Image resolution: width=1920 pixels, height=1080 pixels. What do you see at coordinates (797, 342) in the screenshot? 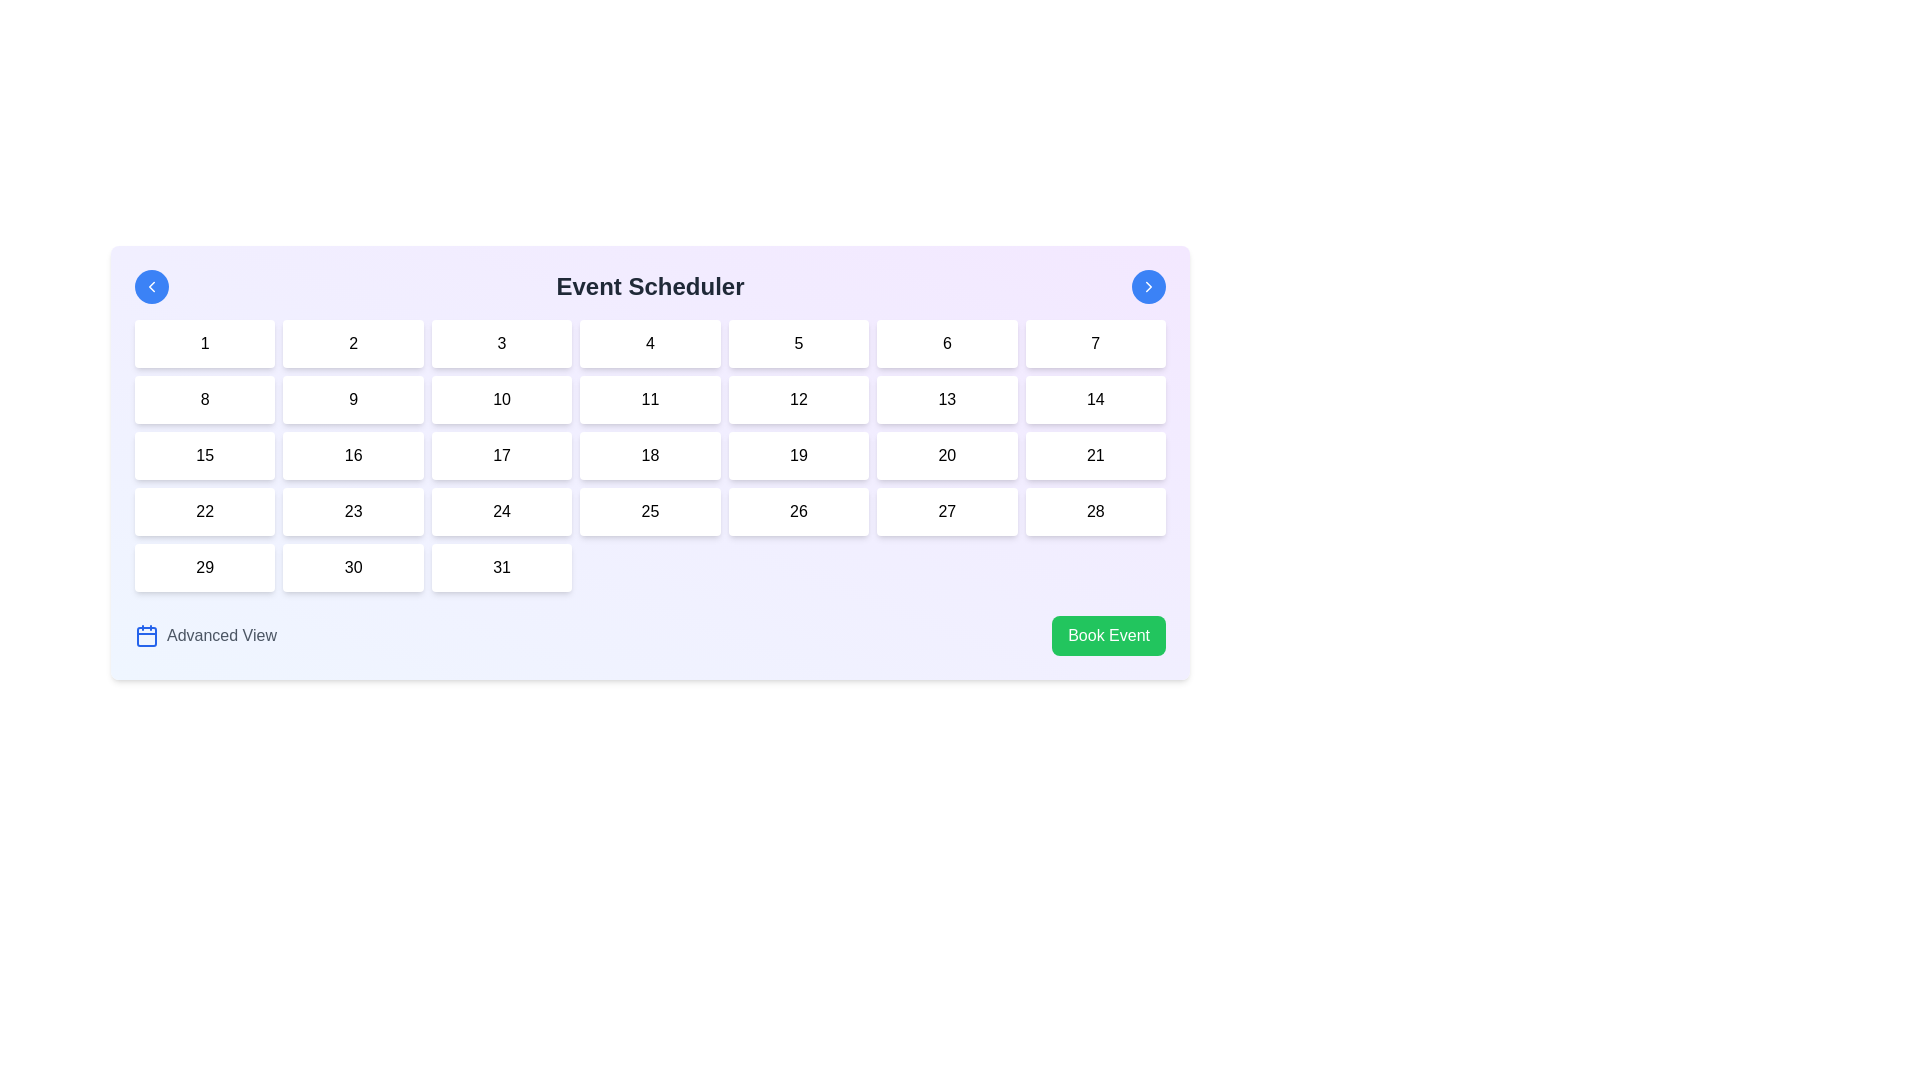
I see `the fifth date button in the calendar` at bounding box center [797, 342].